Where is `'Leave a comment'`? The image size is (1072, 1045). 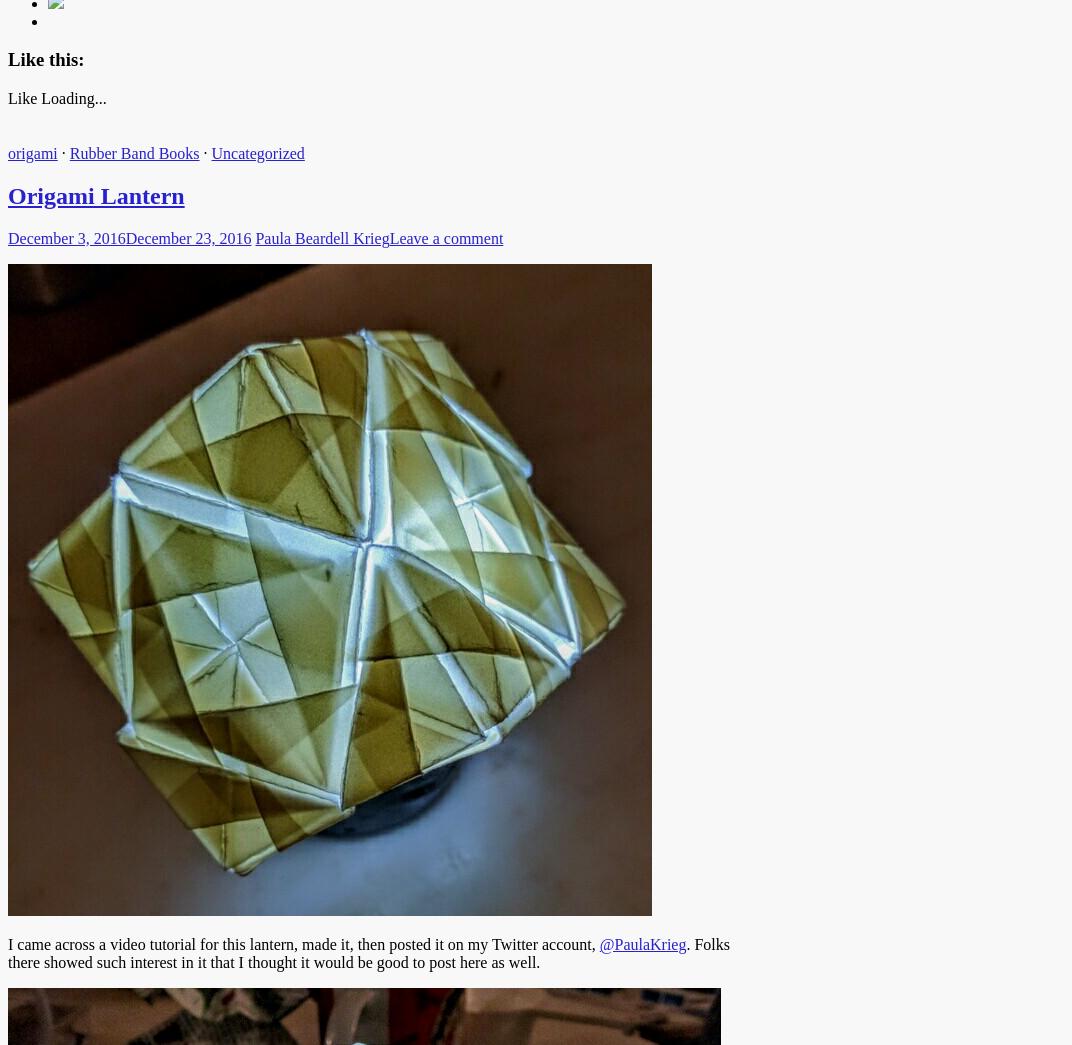 'Leave a comment' is located at coordinates (389, 236).